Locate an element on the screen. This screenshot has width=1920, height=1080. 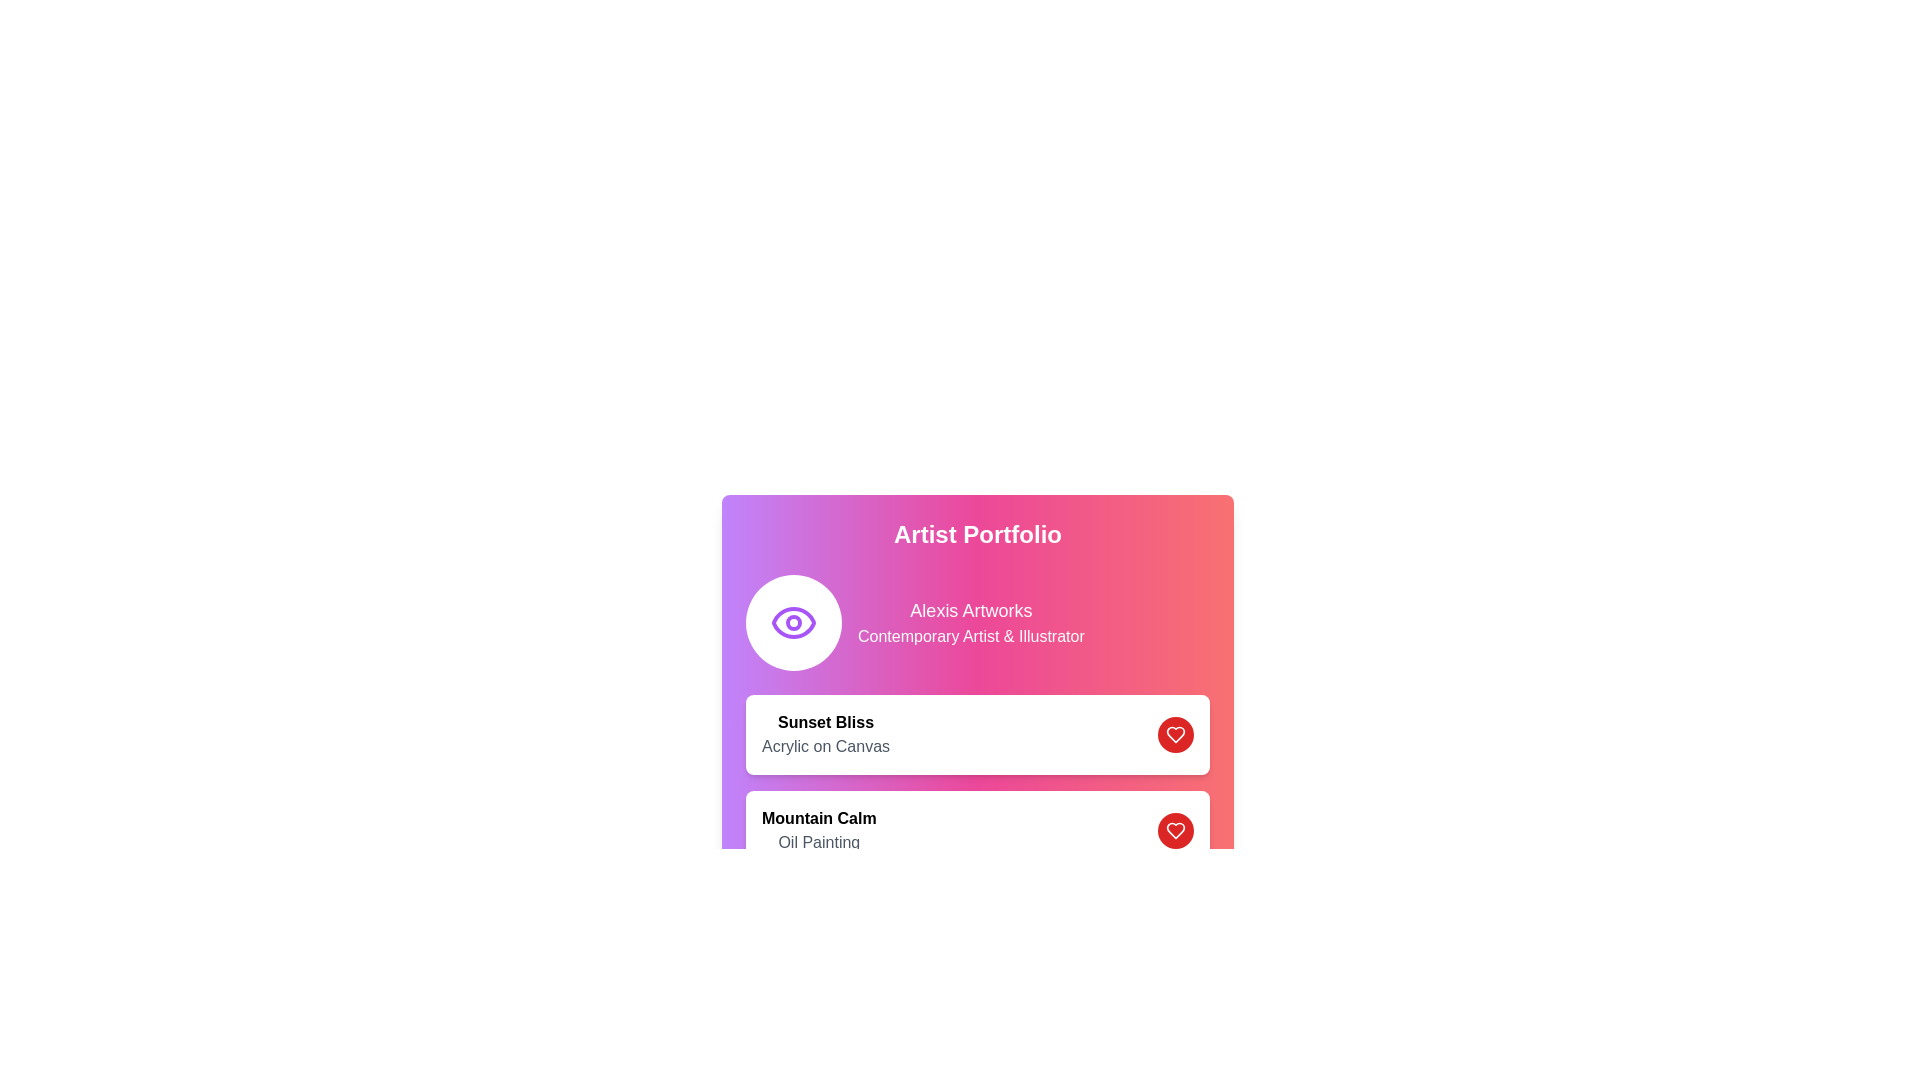
the decorative circle element of the eye icon, which represents the iris or visual focus point within the Artist Portfolio section is located at coordinates (792, 622).